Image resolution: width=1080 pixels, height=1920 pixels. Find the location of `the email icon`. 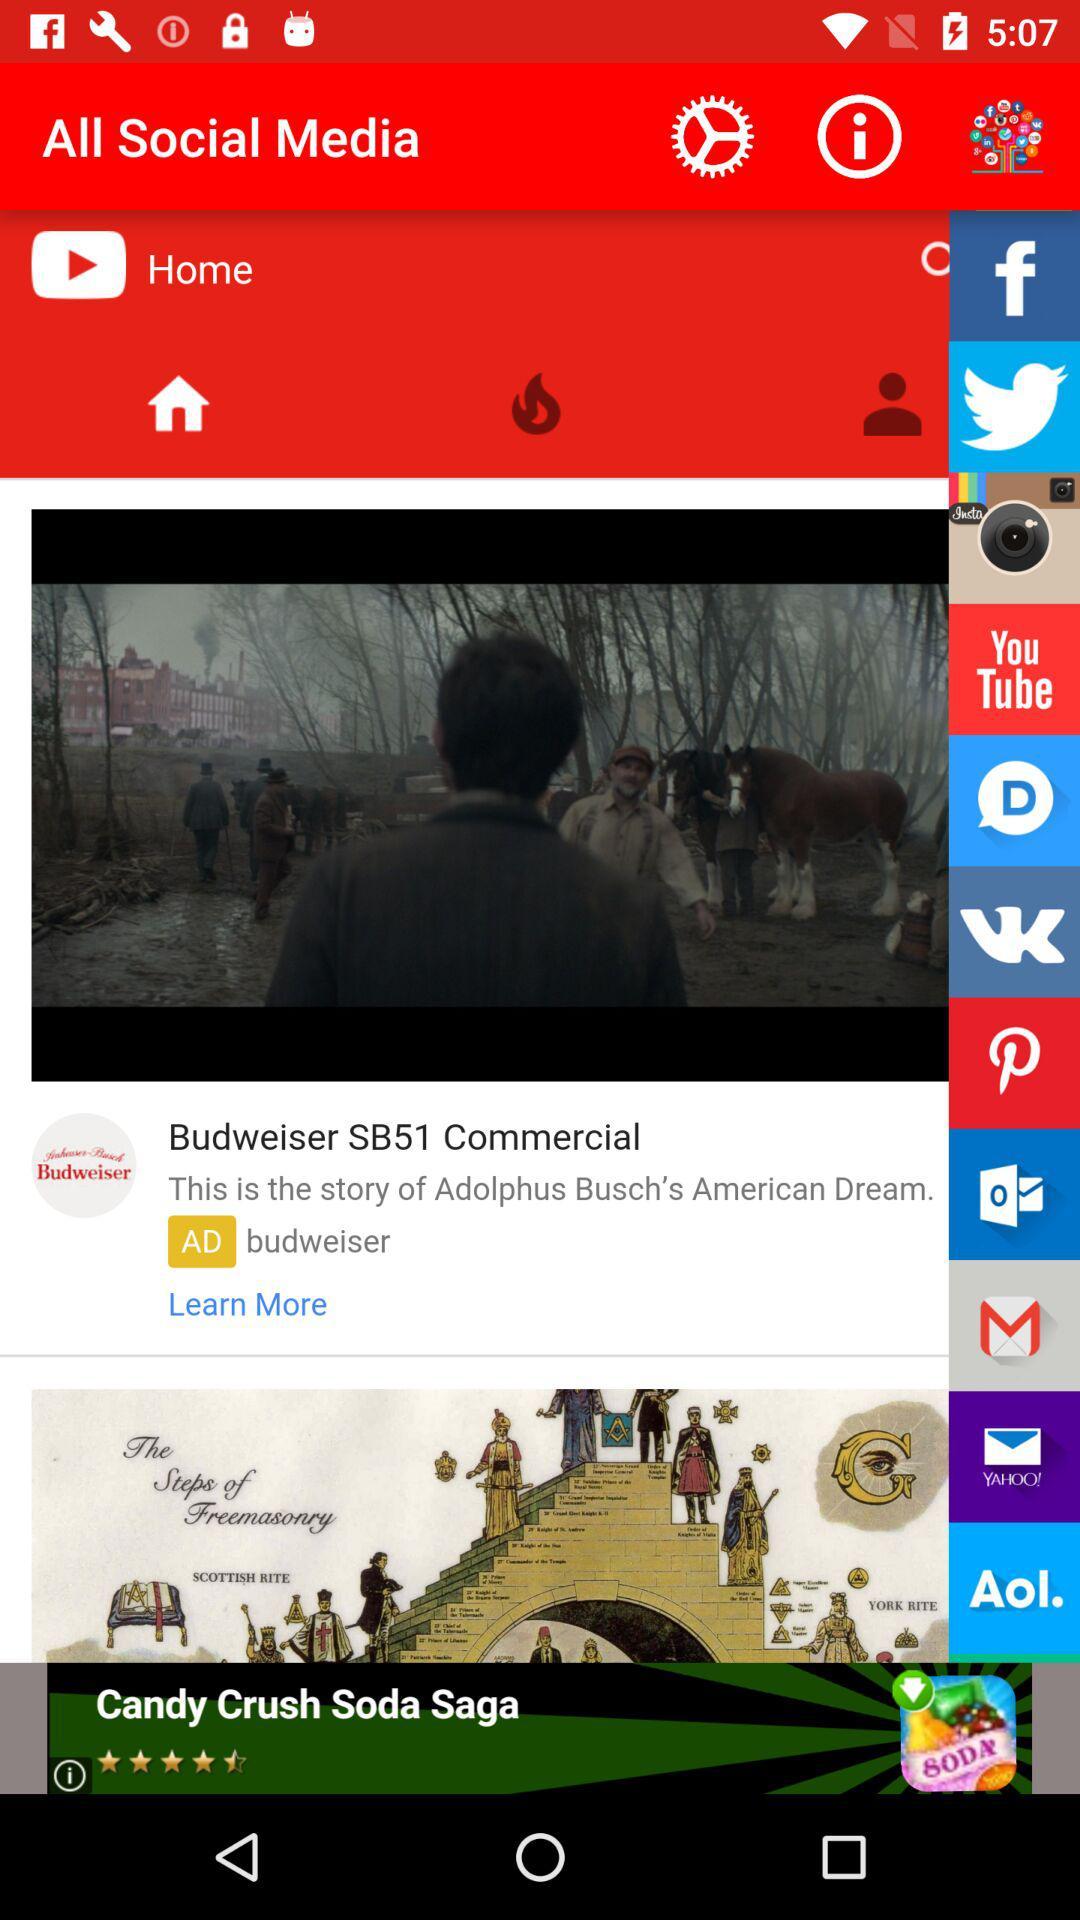

the email icon is located at coordinates (1014, 1456).